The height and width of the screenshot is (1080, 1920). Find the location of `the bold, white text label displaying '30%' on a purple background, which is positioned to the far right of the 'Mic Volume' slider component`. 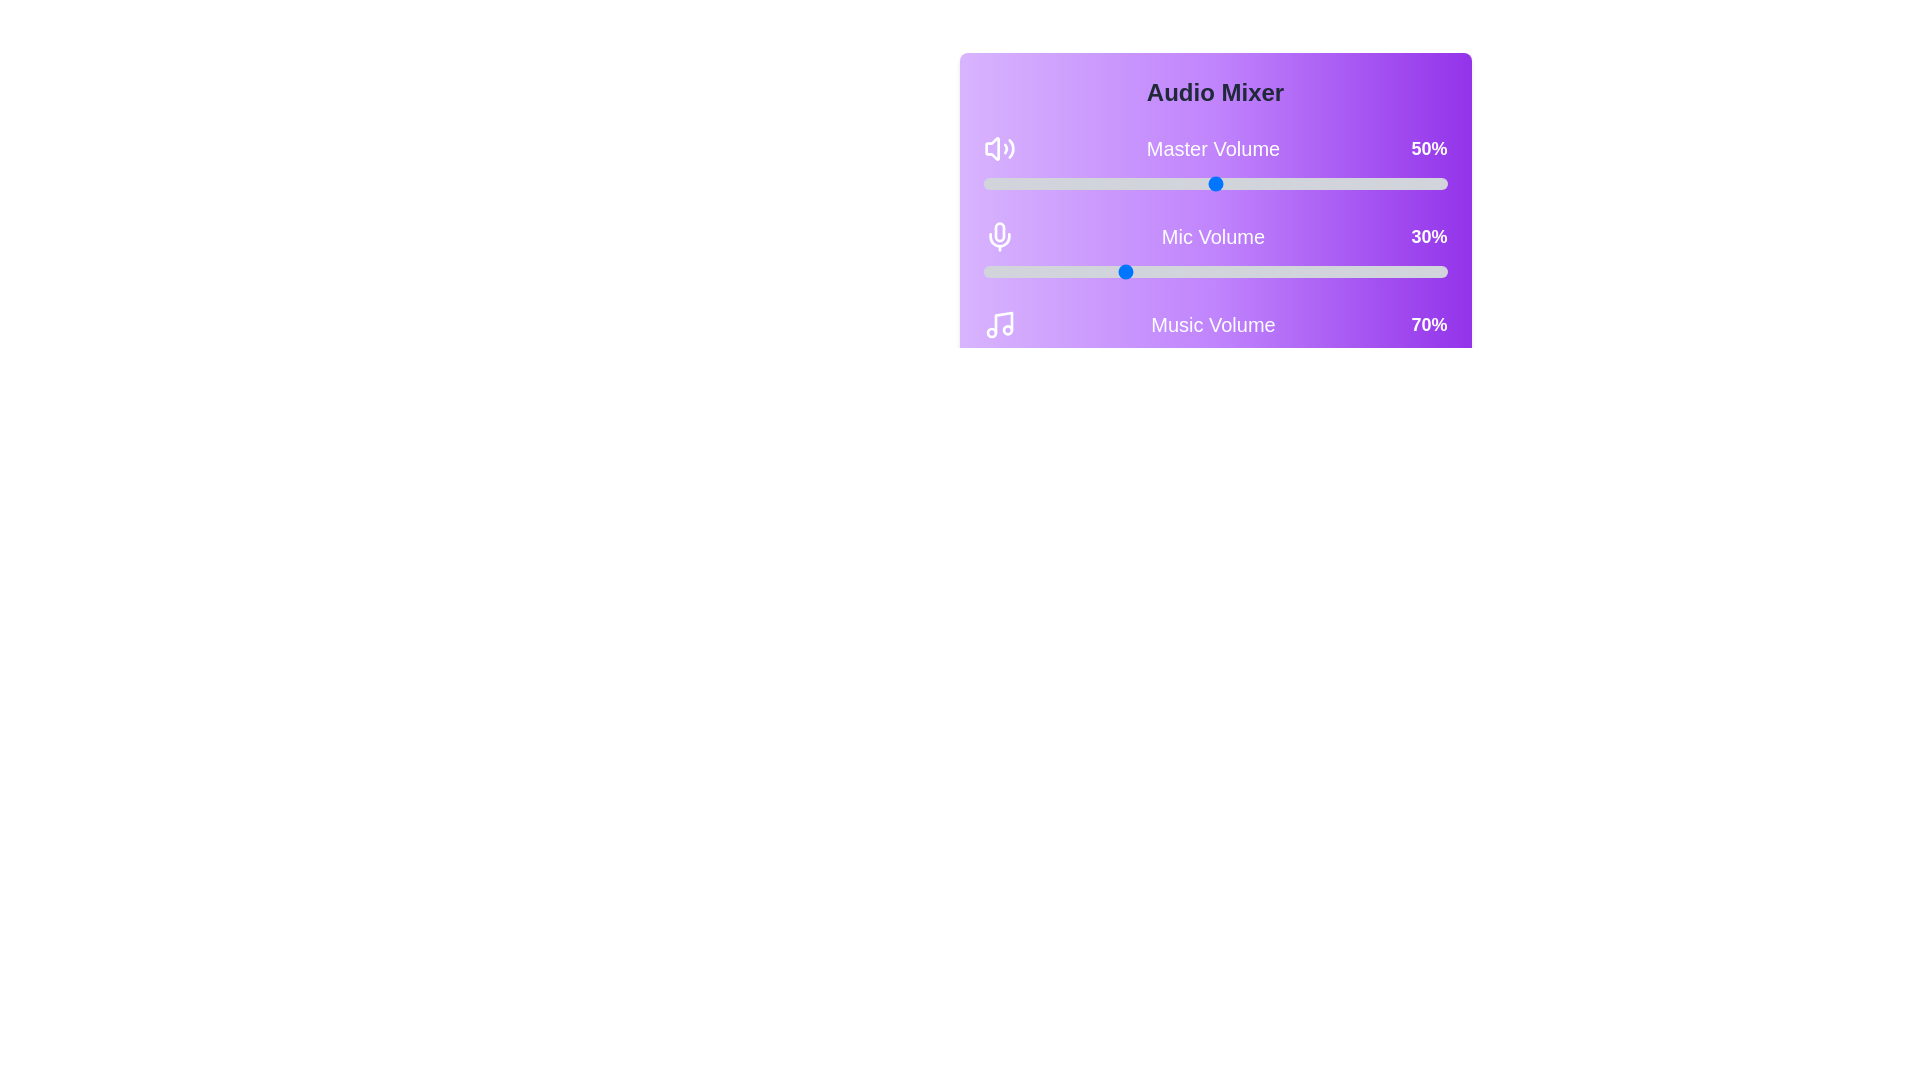

the bold, white text label displaying '30%' on a purple background, which is positioned to the far right of the 'Mic Volume' slider component is located at coordinates (1428, 235).